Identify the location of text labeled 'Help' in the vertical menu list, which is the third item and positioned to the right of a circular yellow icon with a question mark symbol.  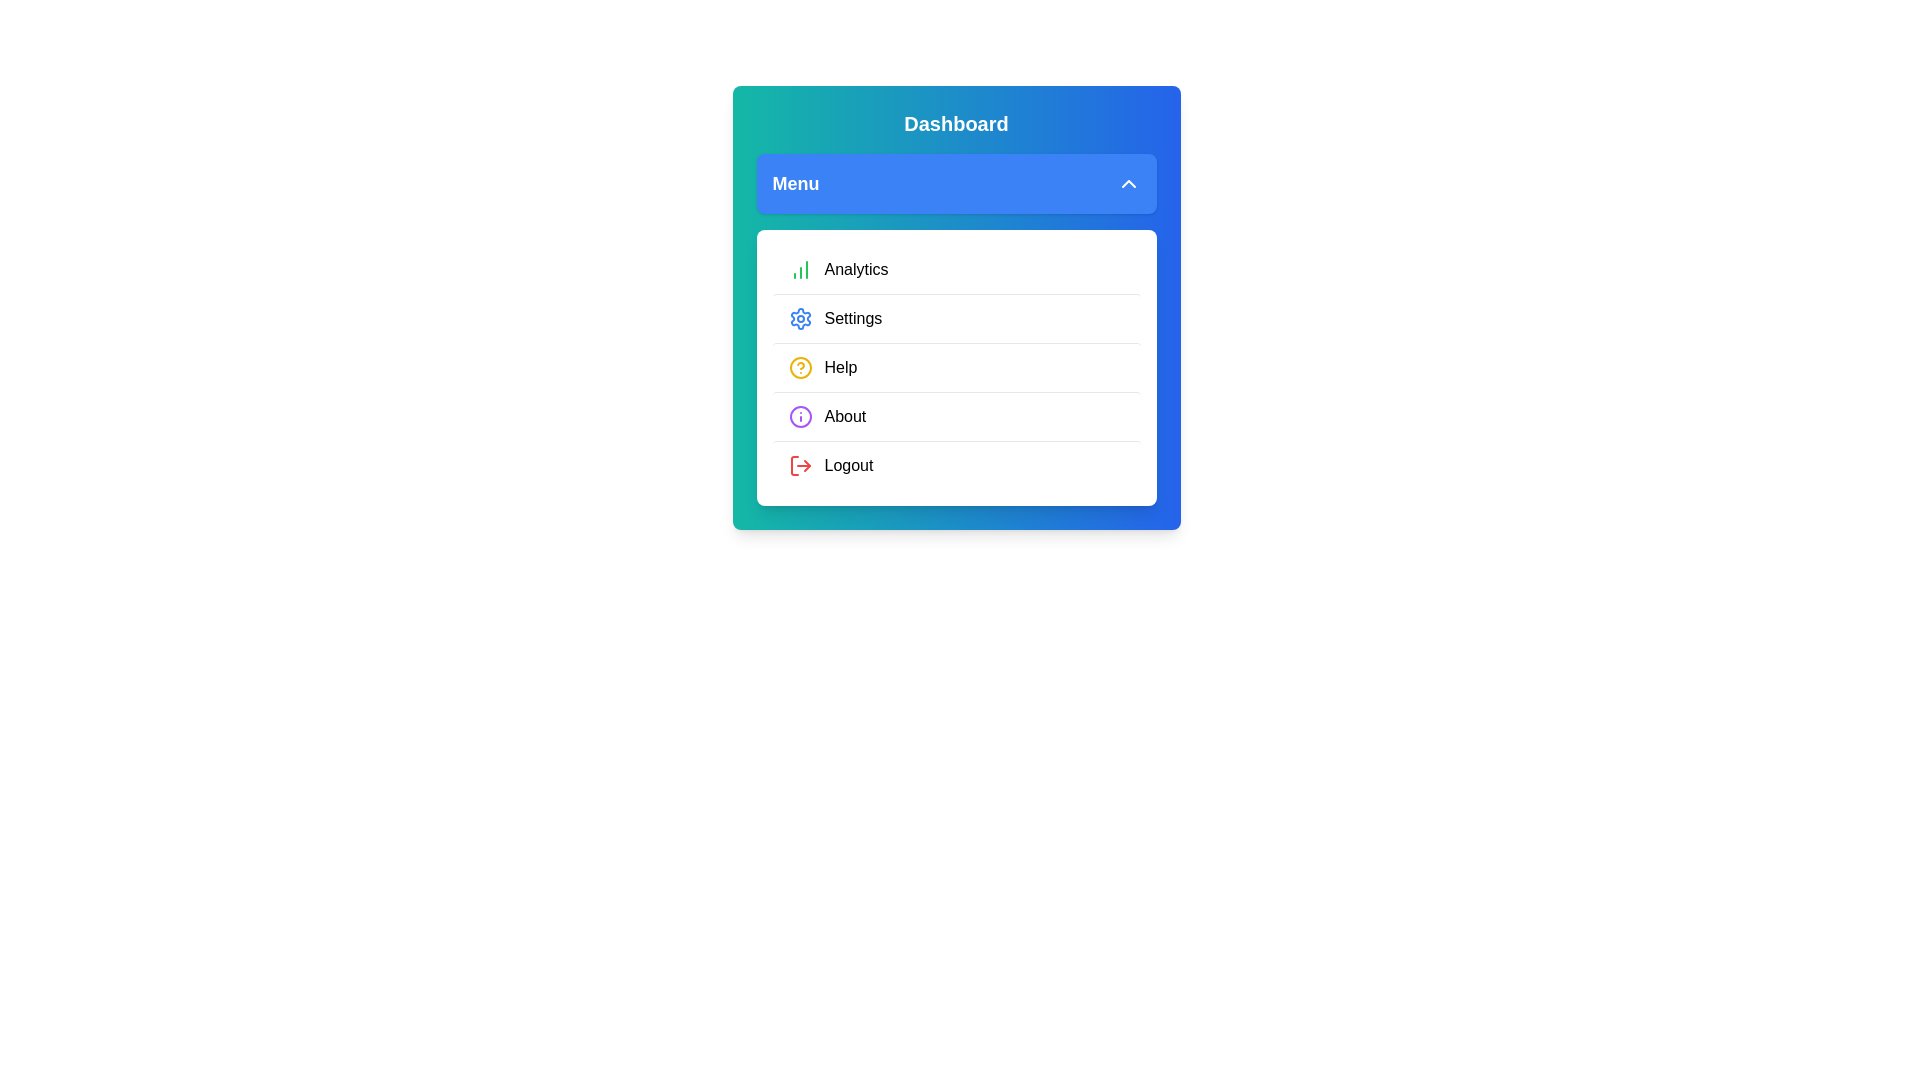
(840, 367).